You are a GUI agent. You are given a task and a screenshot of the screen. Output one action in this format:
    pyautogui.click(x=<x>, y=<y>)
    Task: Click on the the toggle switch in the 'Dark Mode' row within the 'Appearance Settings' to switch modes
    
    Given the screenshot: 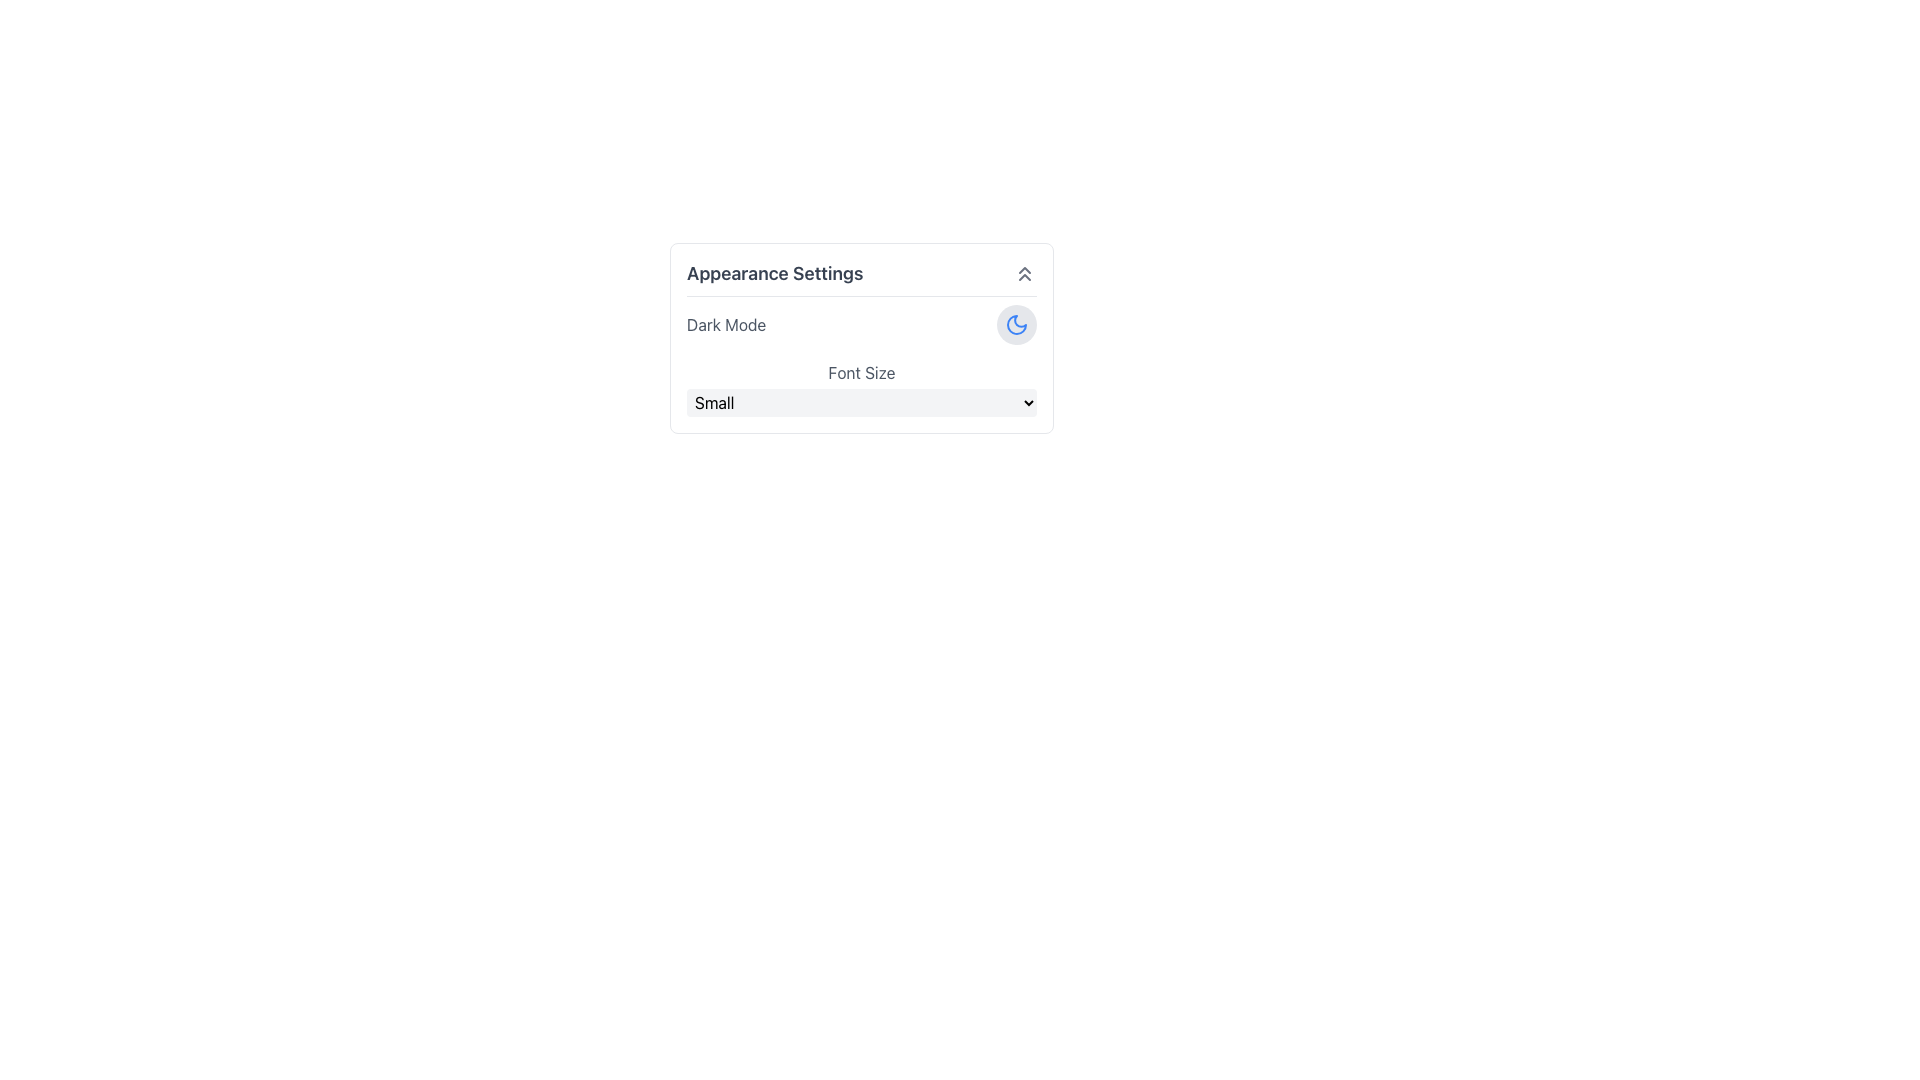 What is the action you would take?
    pyautogui.click(x=862, y=323)
    